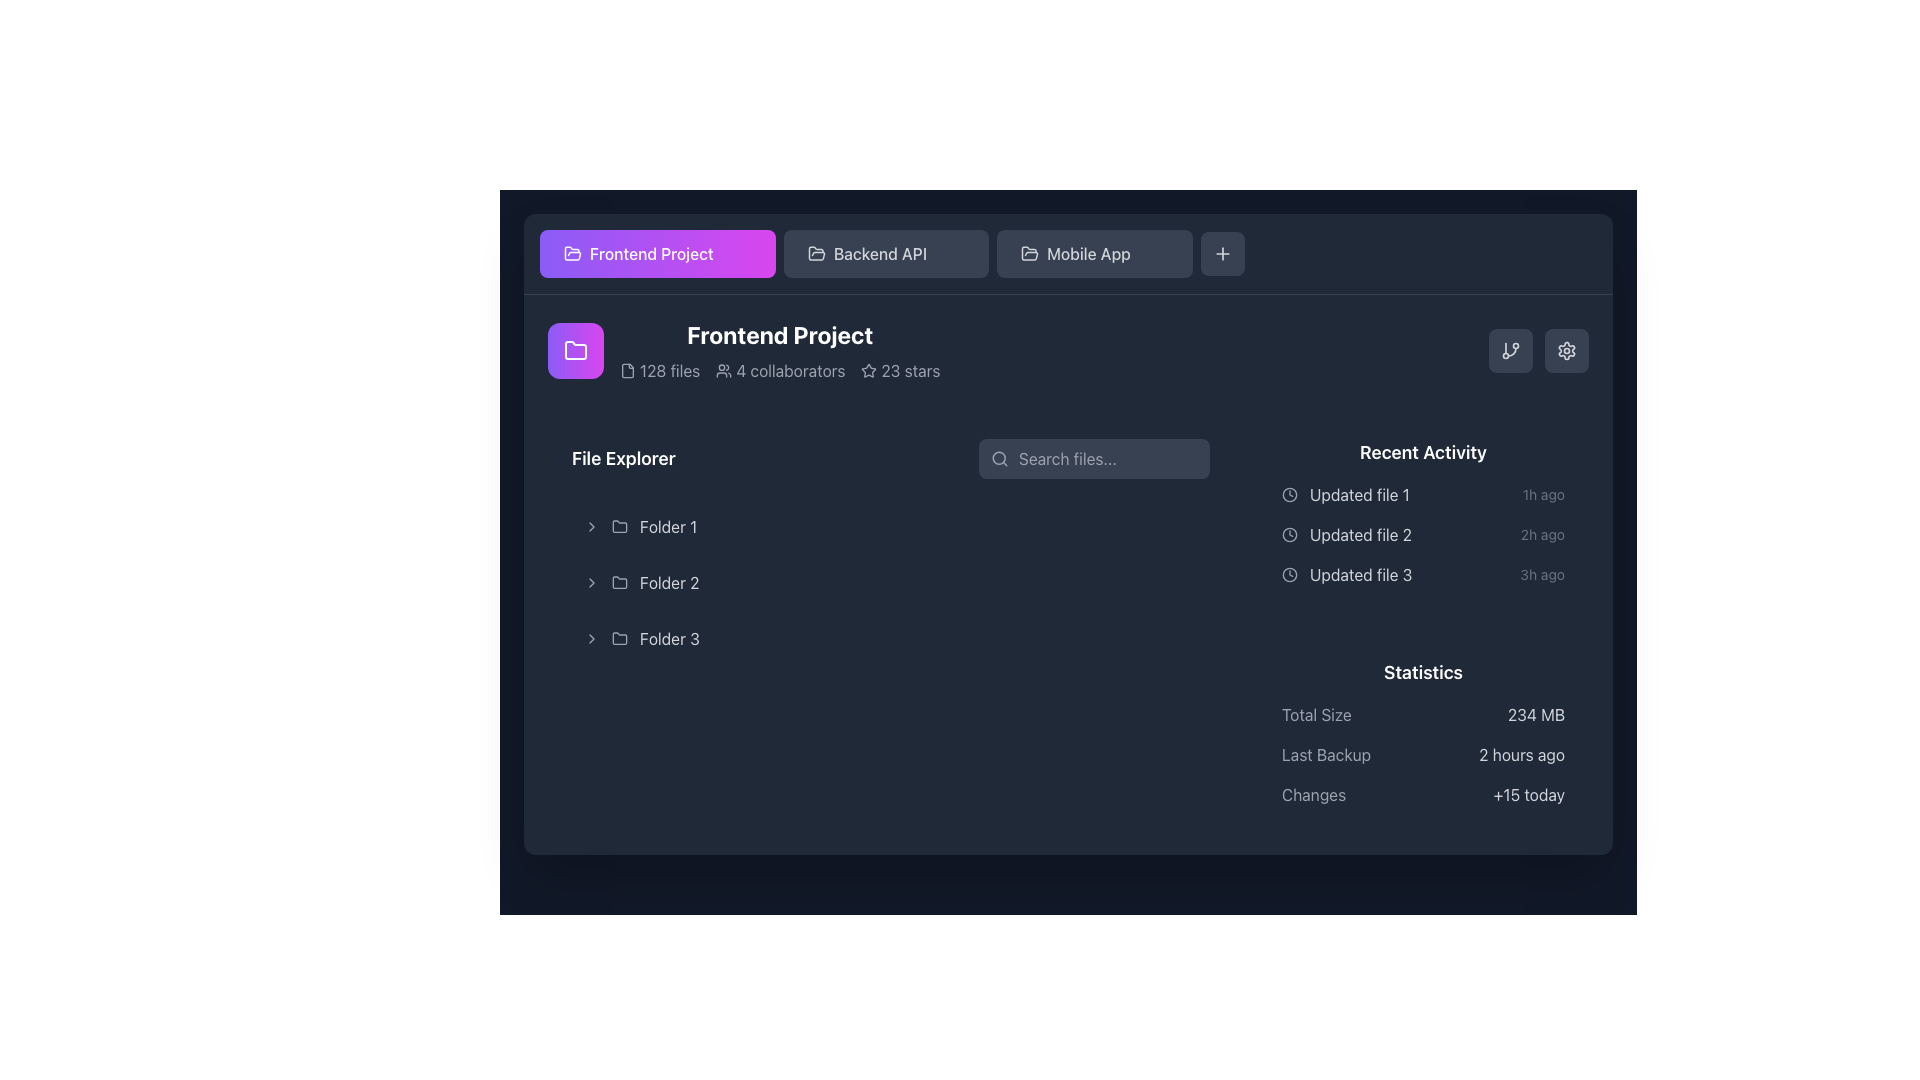  Describe the element at coordinates (590, 639) in the screenshot. I see `the right-facing chevron icon adjacent to the text label 'Folder 3' in the 'File Explorer' list` at that location.